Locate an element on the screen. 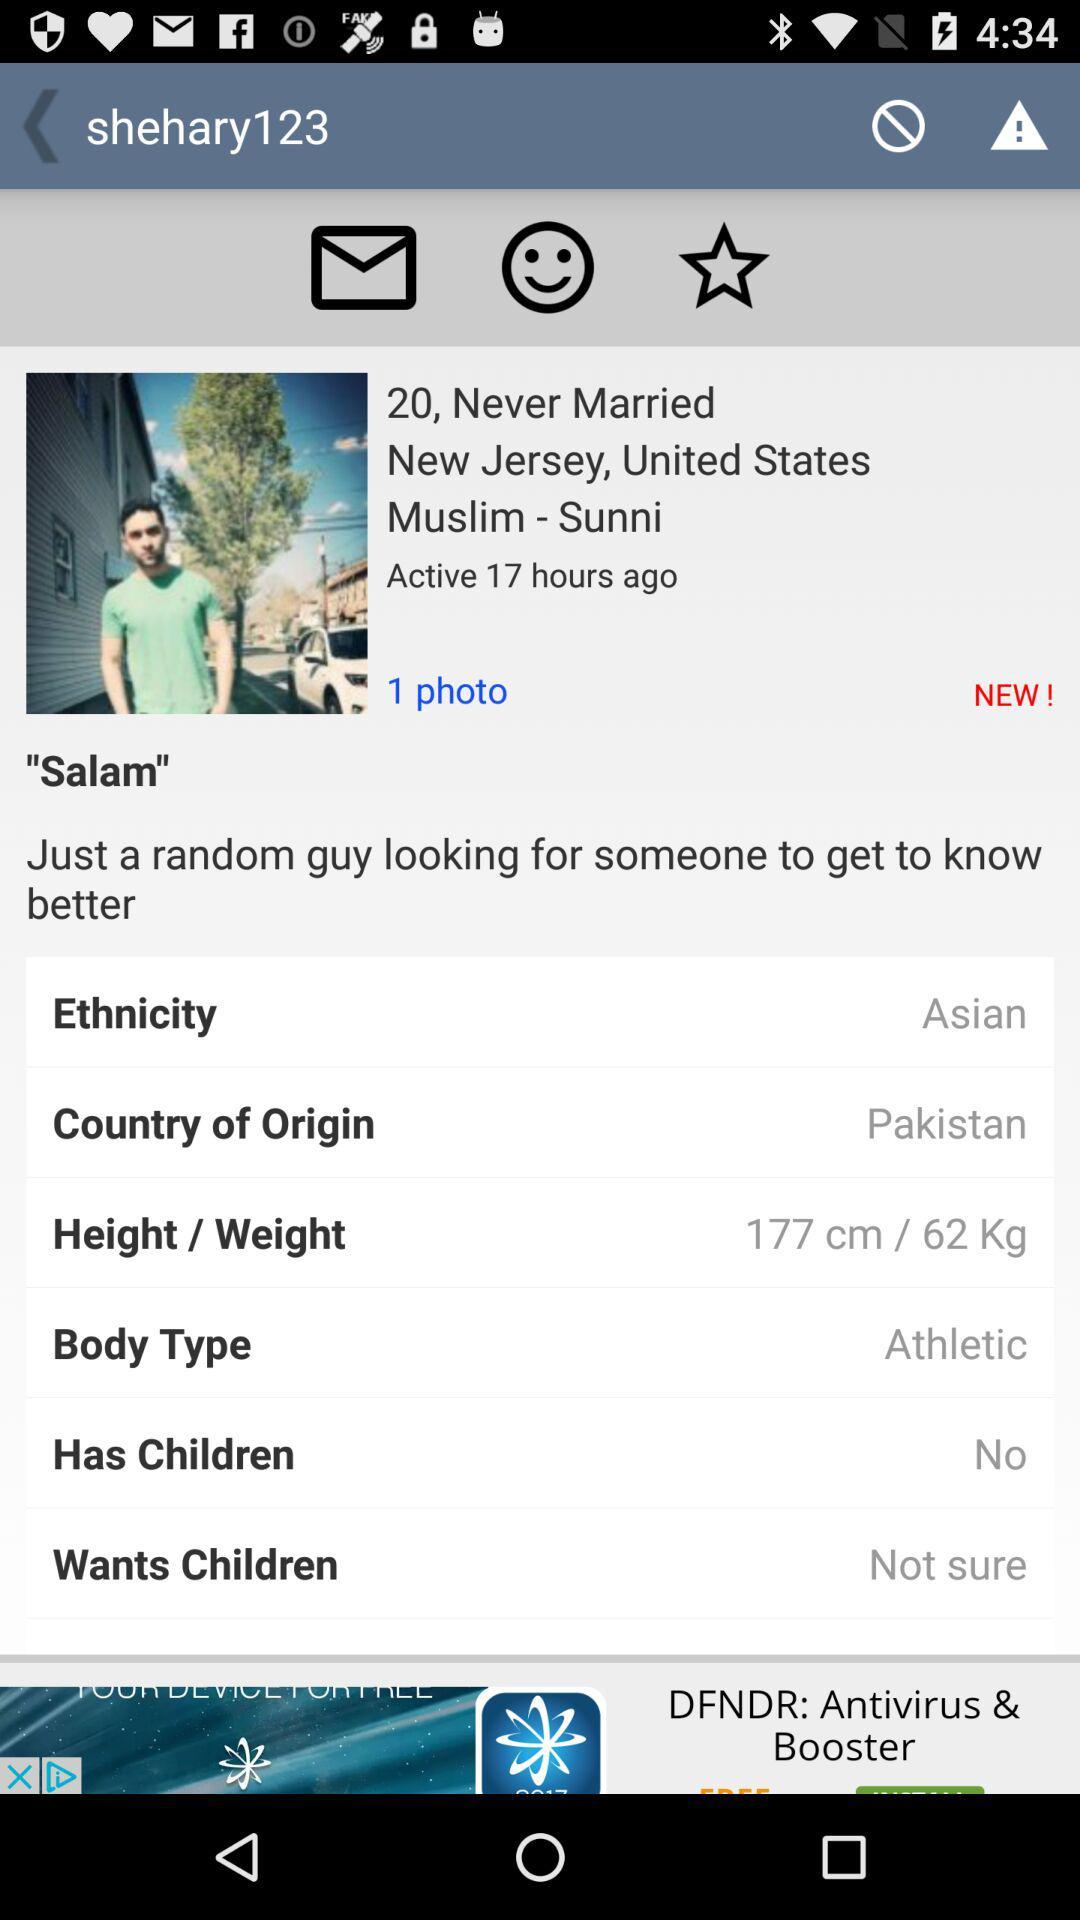 Image resolution: width=1080 pixels, height=1920 pixels. the email icon is located at coordinates (363, 285).